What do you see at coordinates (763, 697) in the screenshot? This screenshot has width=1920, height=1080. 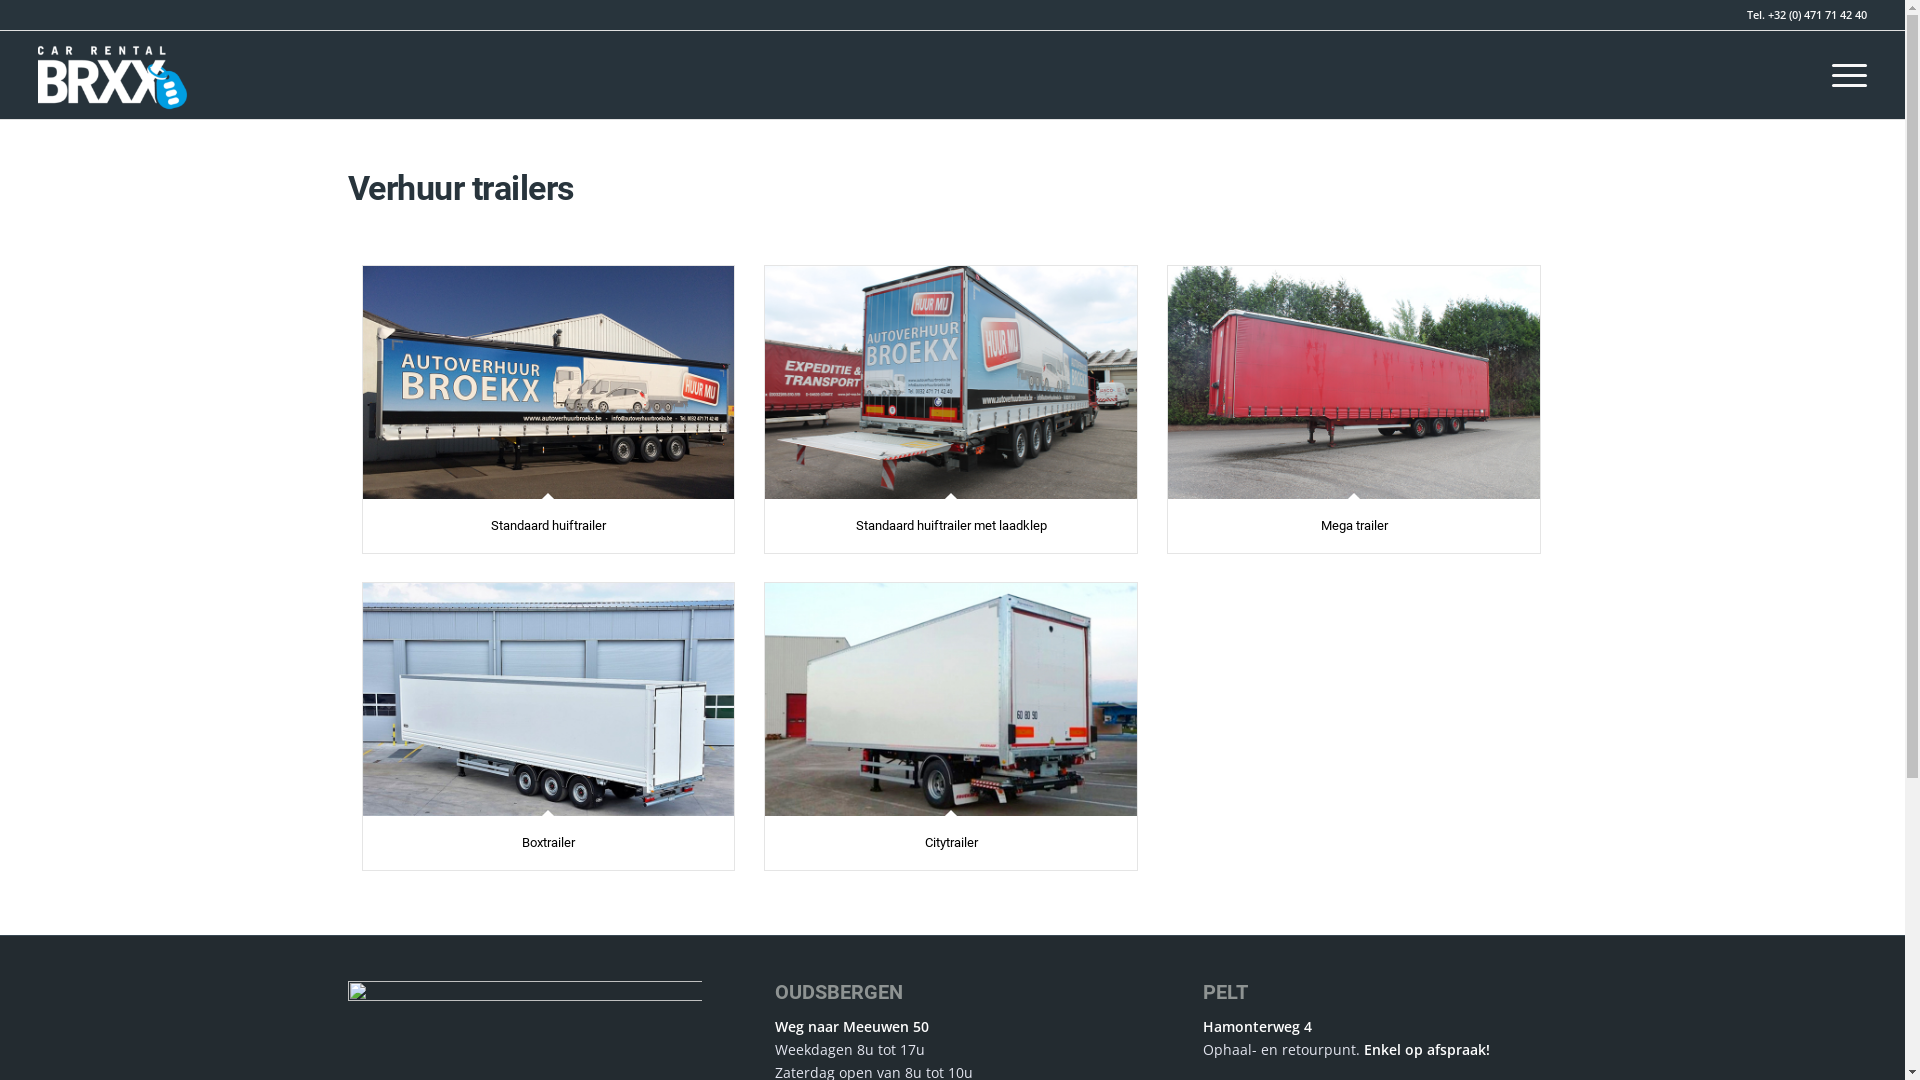 I see `'Citytrailer'` at bounding box center [763, 697].